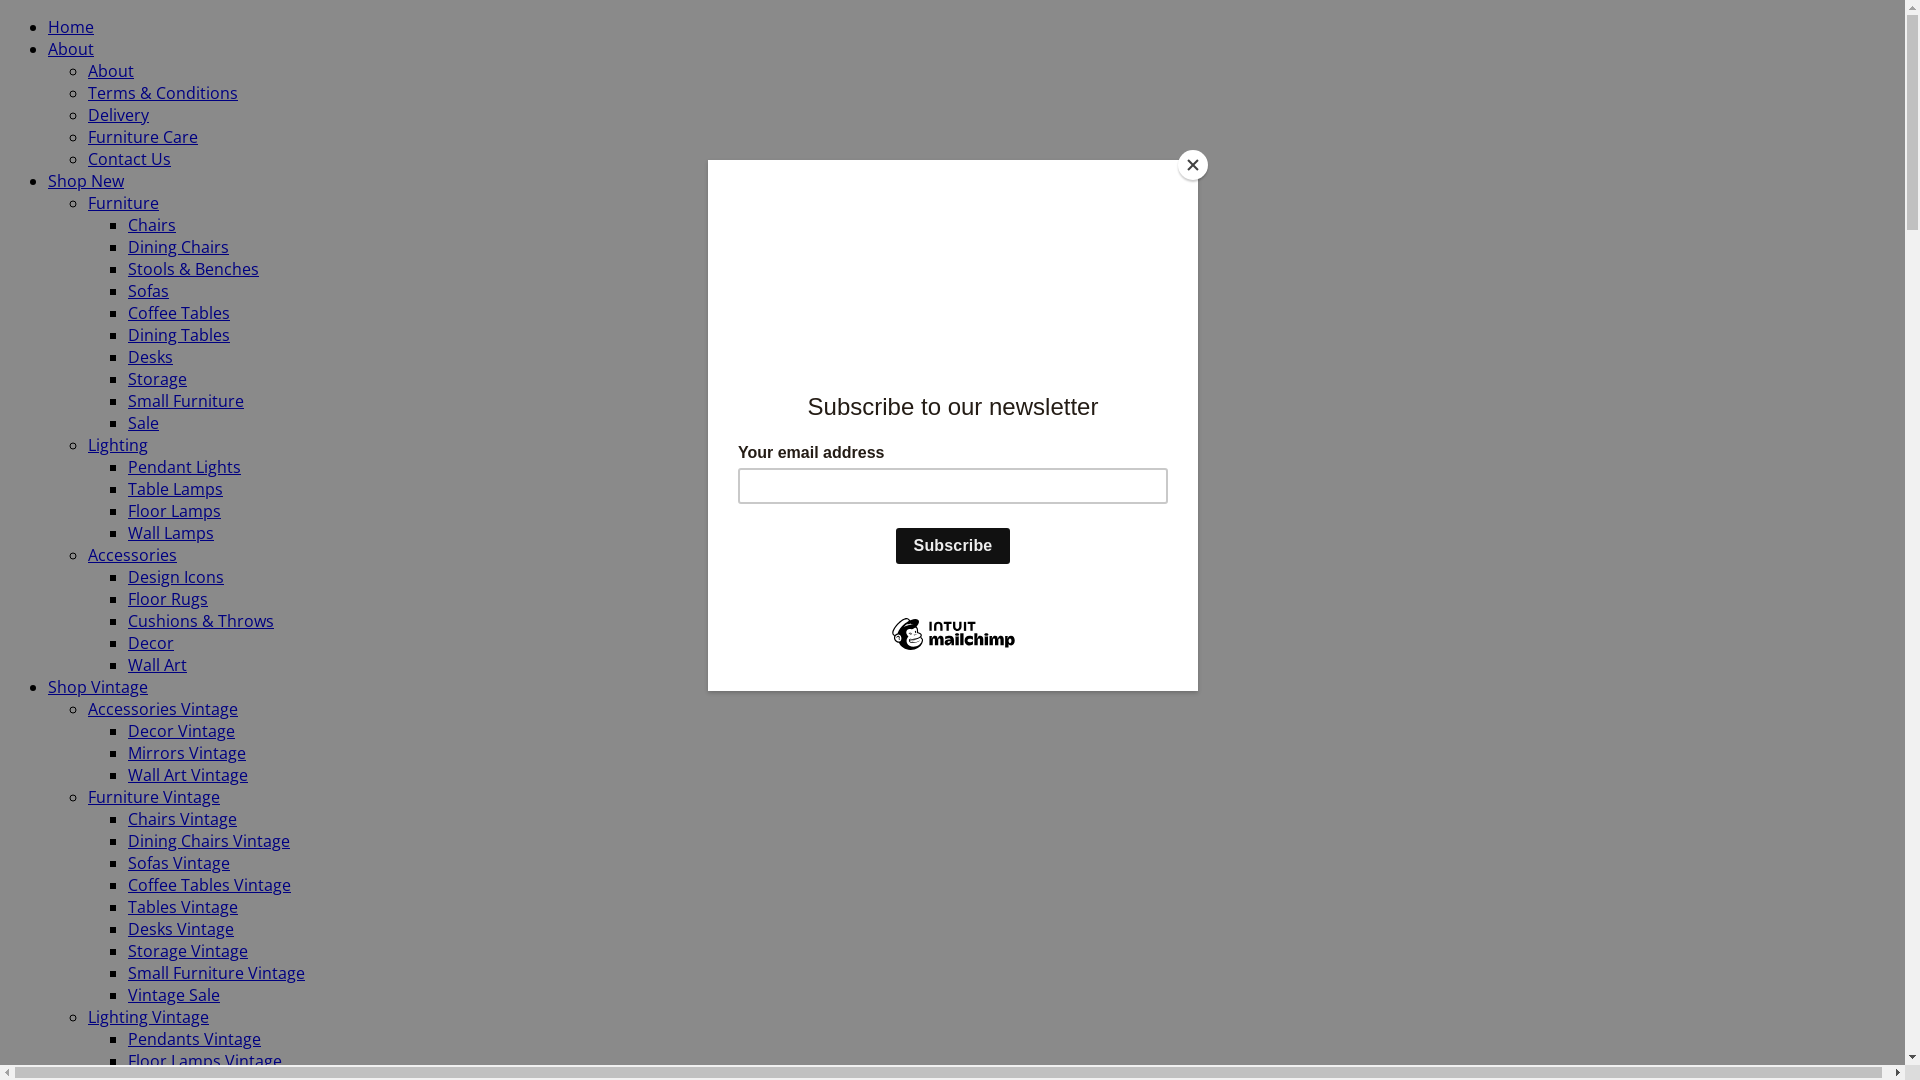  Describe the element at coordinates (216, 971) in the screenshot. I see `'Small Furniture Vintage'` at that location.